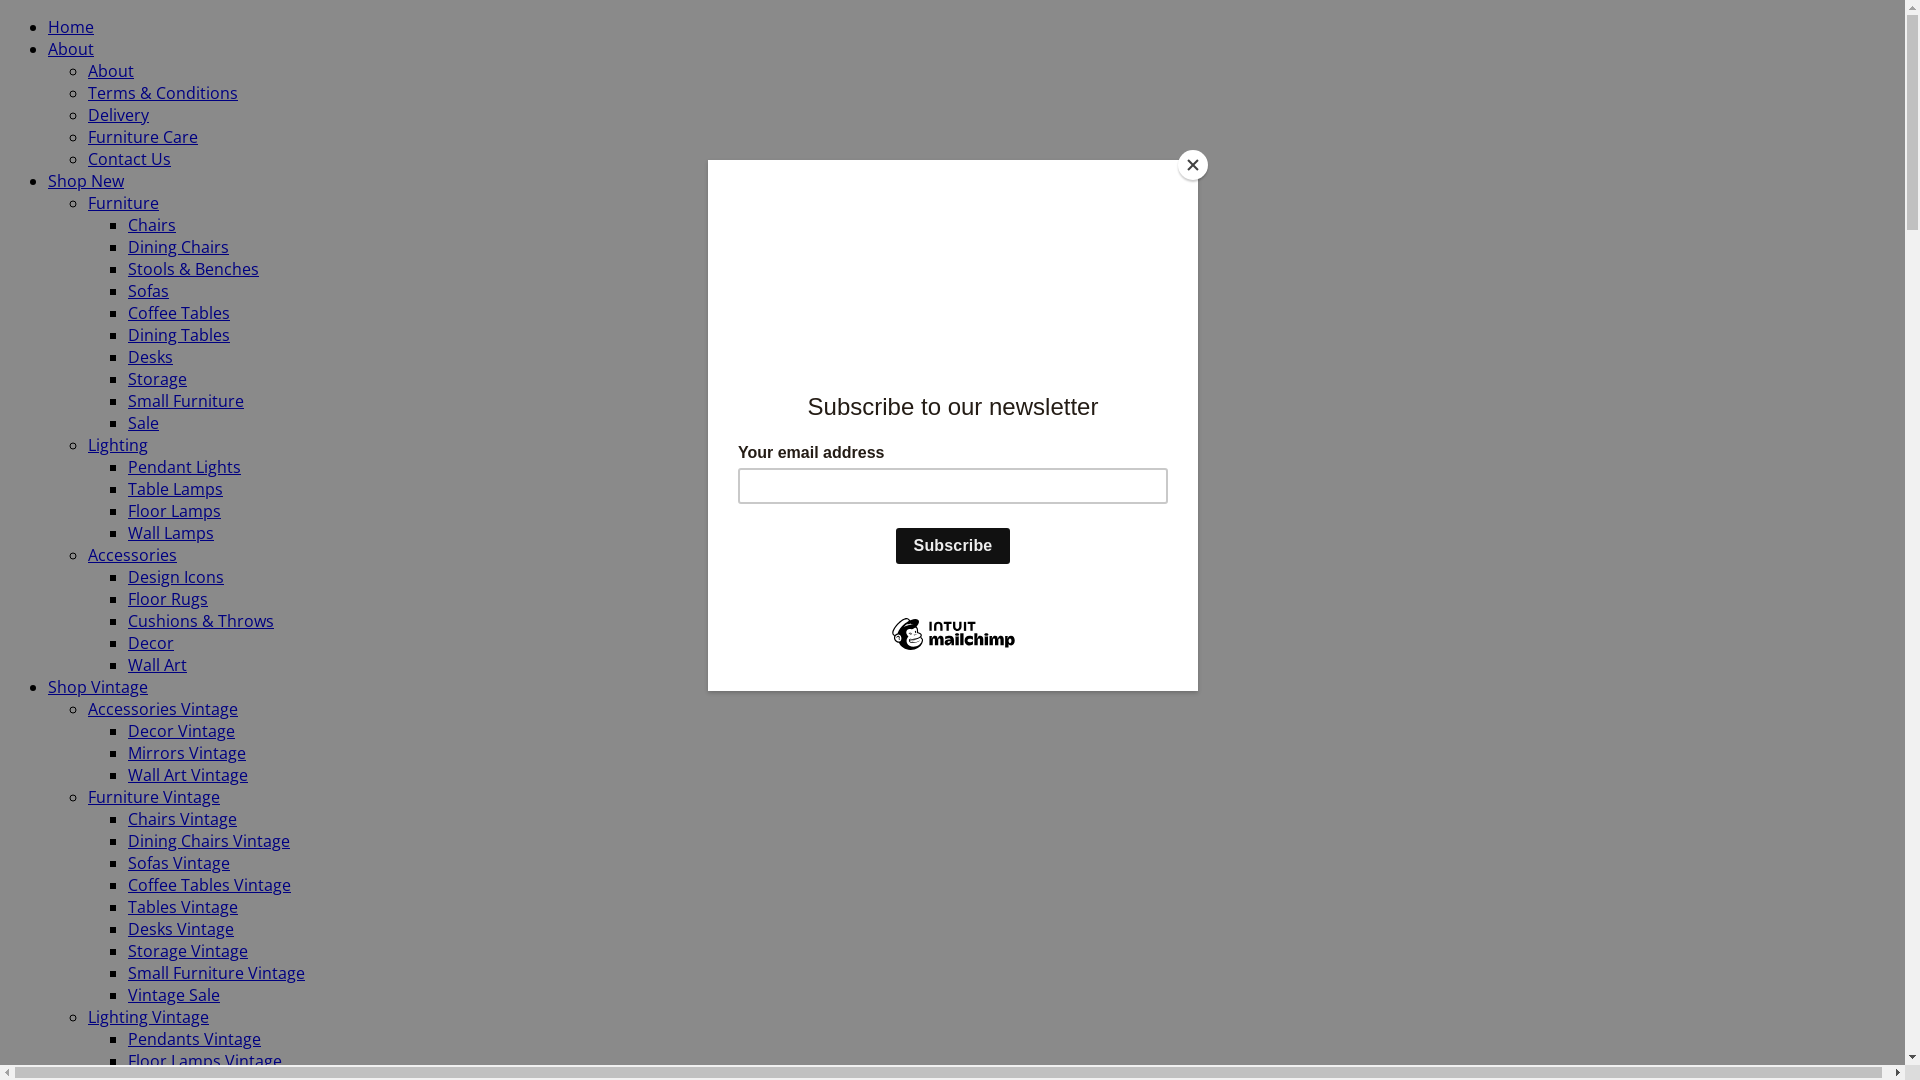  Describe the element at coordinates (216, 971) in the screenshot. I see `'Small Furniture Vintage'` at that location.